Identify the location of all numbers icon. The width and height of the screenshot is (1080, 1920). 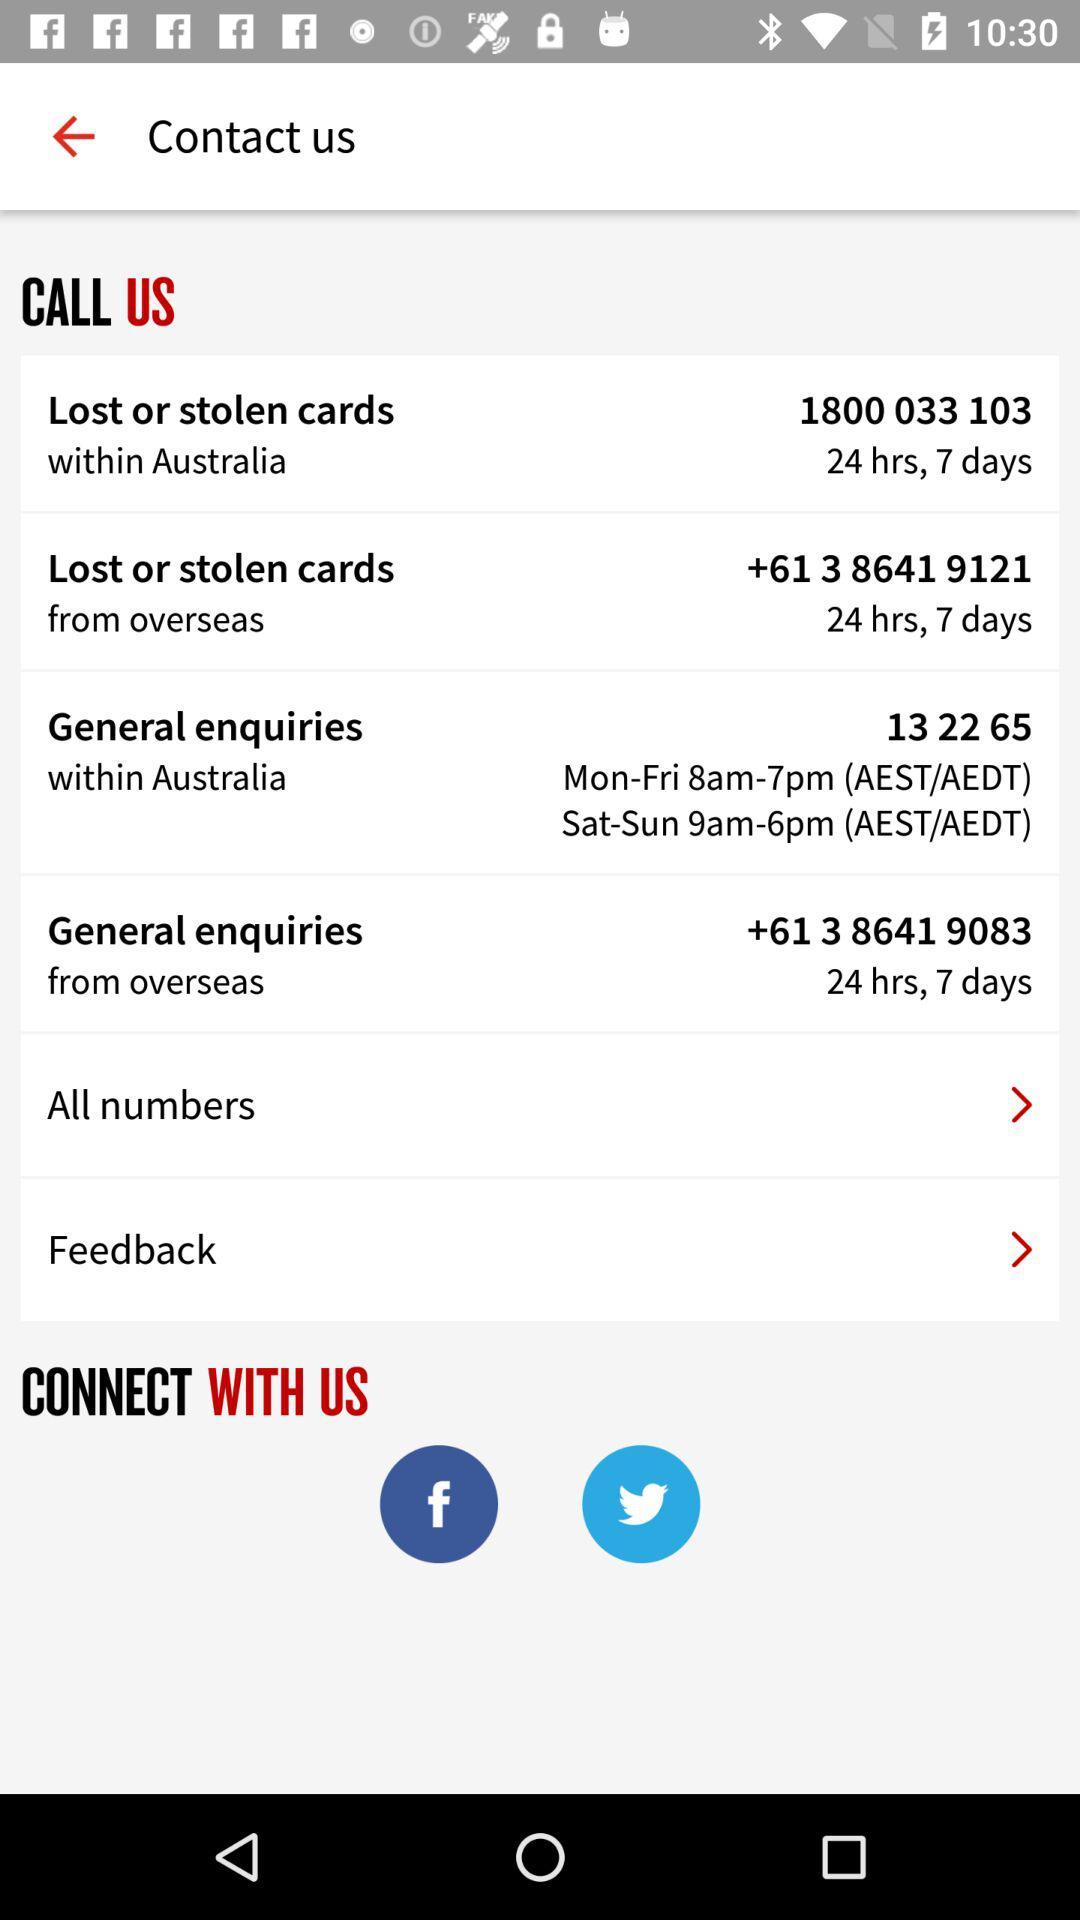
(540, 1104).